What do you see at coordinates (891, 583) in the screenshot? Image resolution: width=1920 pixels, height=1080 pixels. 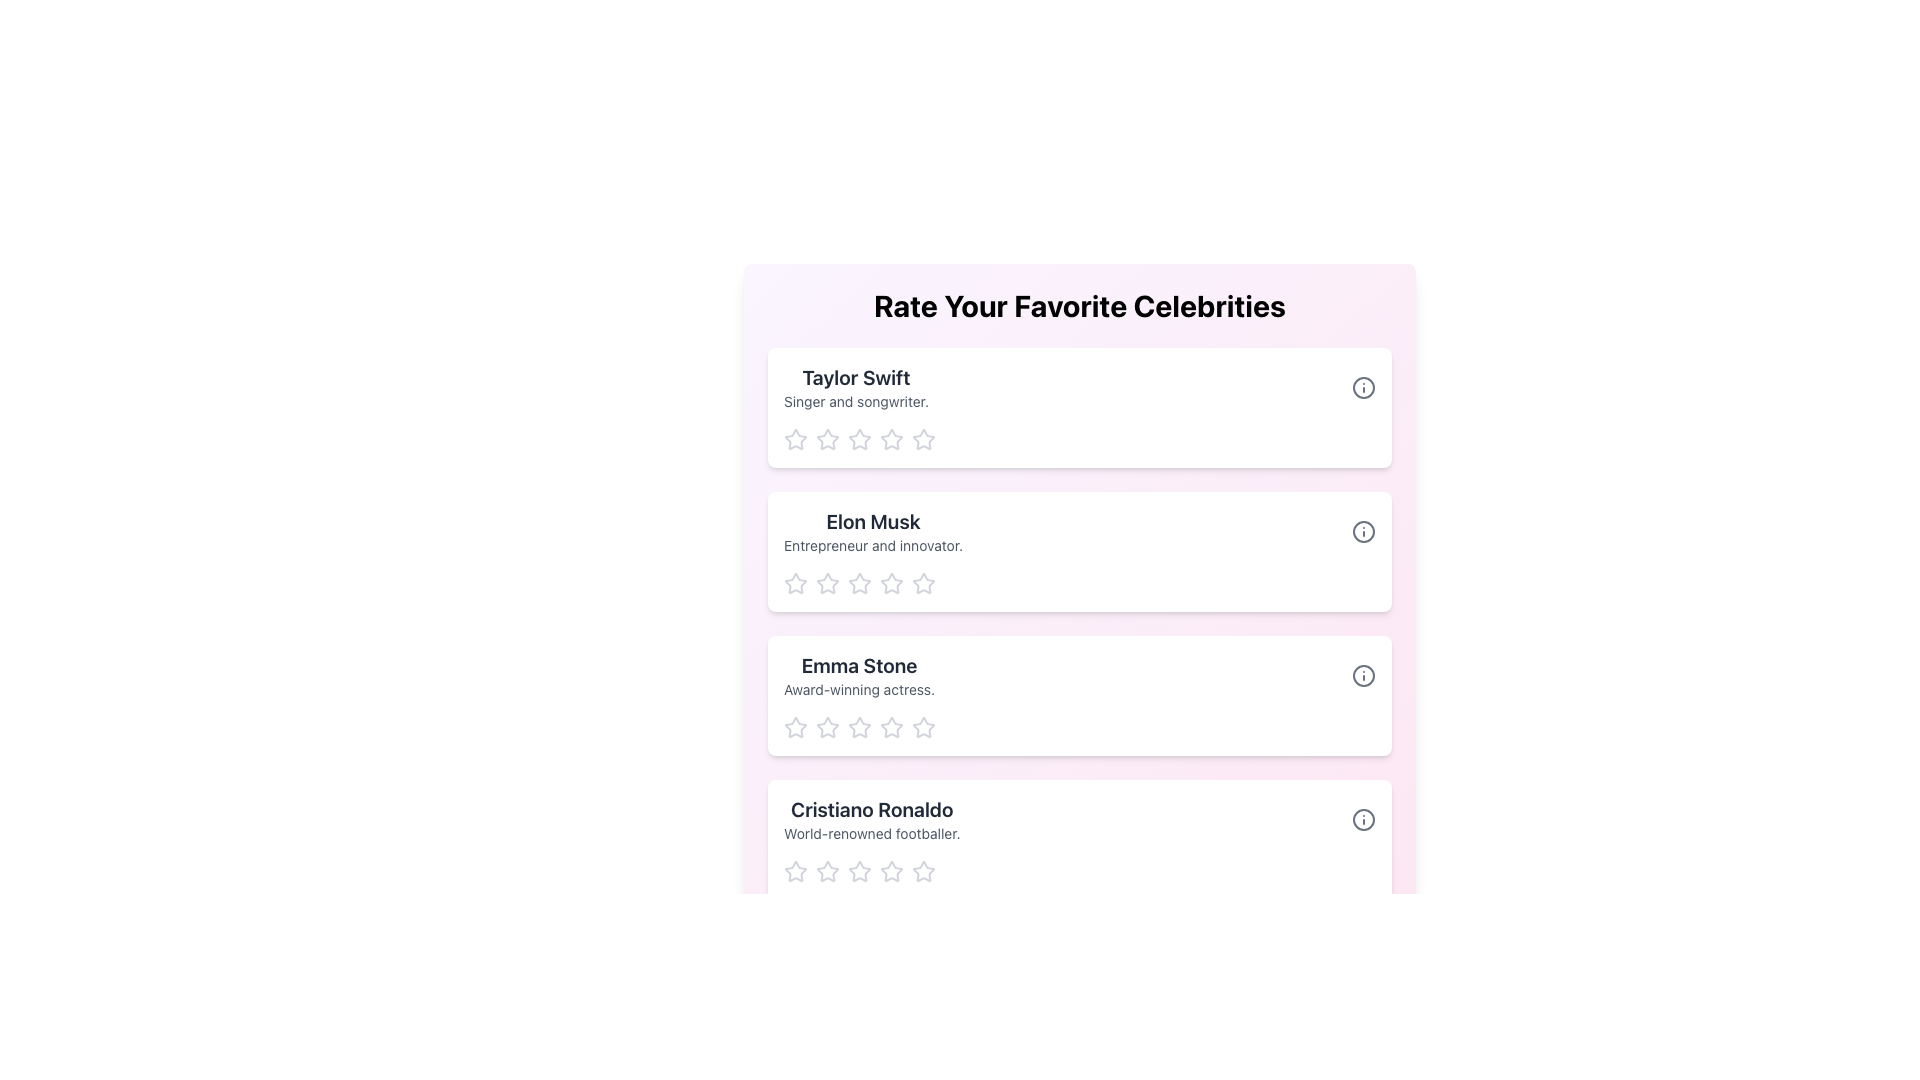 I see `the second star-shaped icon in the star rating system under the 'Elon Musk' card` at bounding box center [891, 583].